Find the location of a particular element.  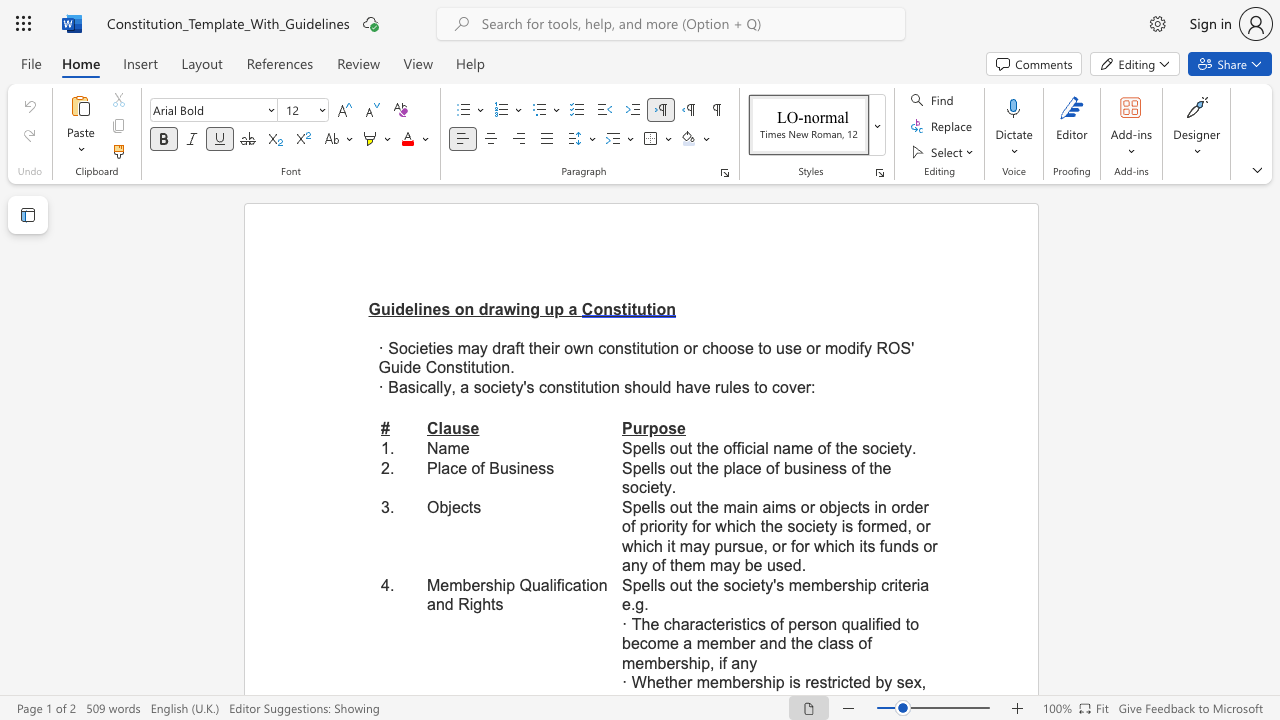

the subset text "ciety" within the text "society" is located at coordinates (490, 387).